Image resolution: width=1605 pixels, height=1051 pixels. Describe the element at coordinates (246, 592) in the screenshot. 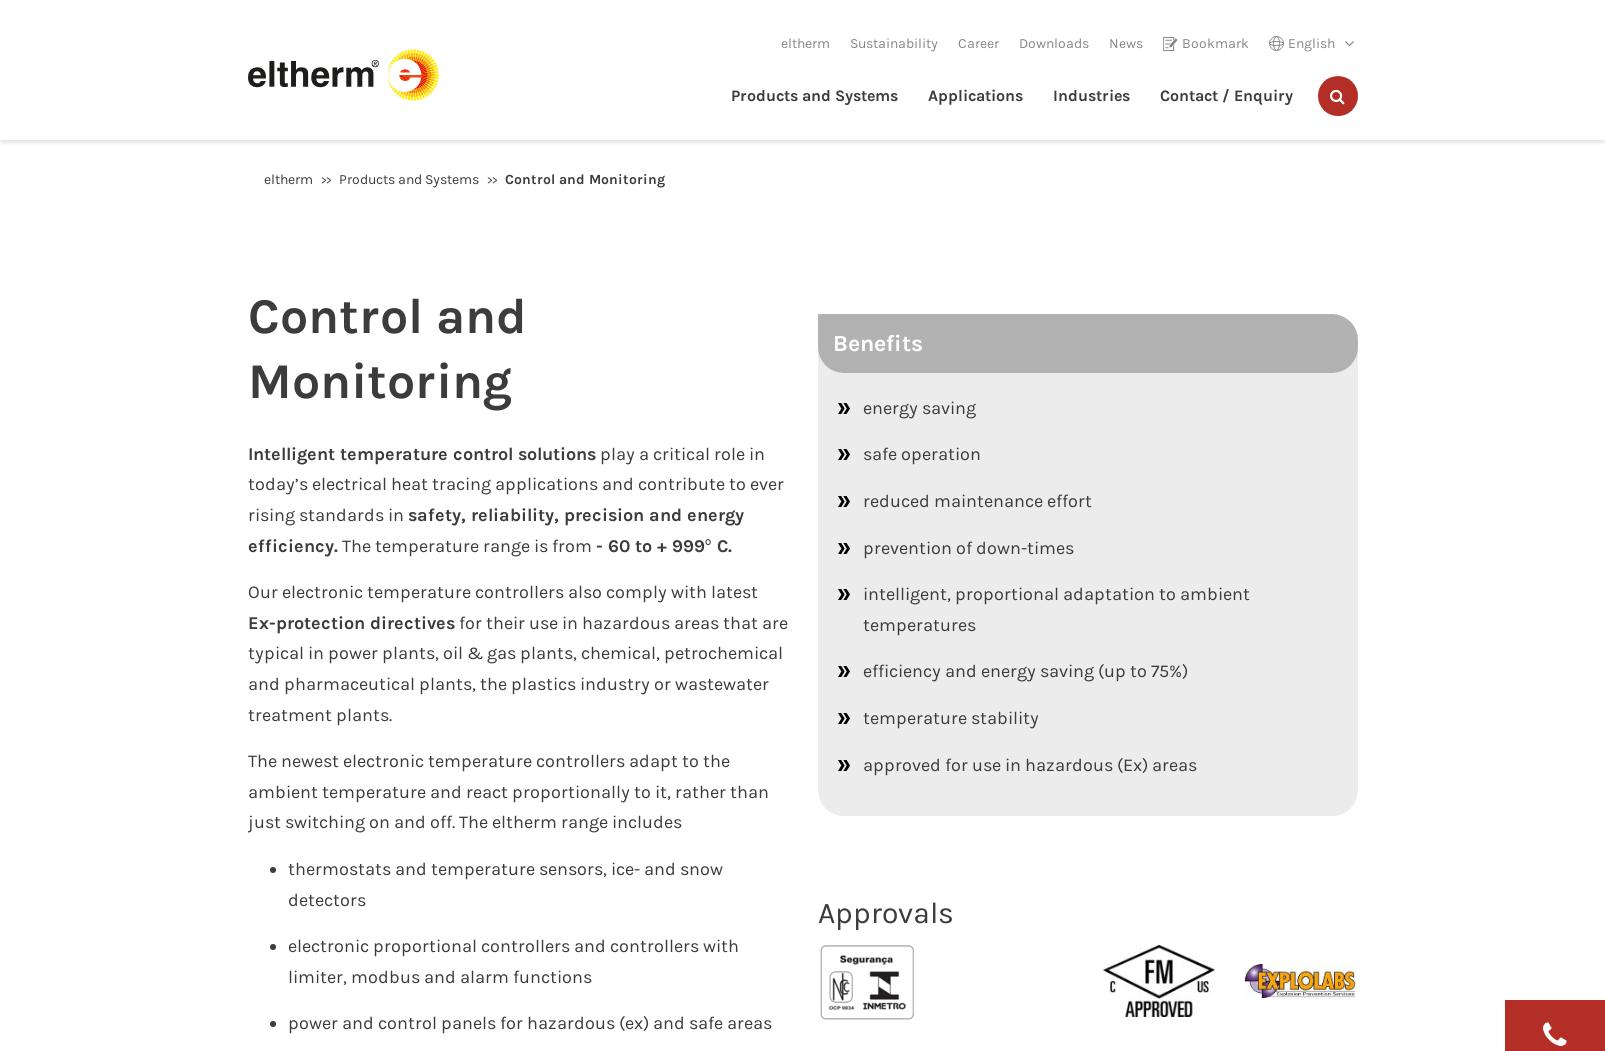

I see `'Our electronic temperature controllers also comply with latest'` at that location.